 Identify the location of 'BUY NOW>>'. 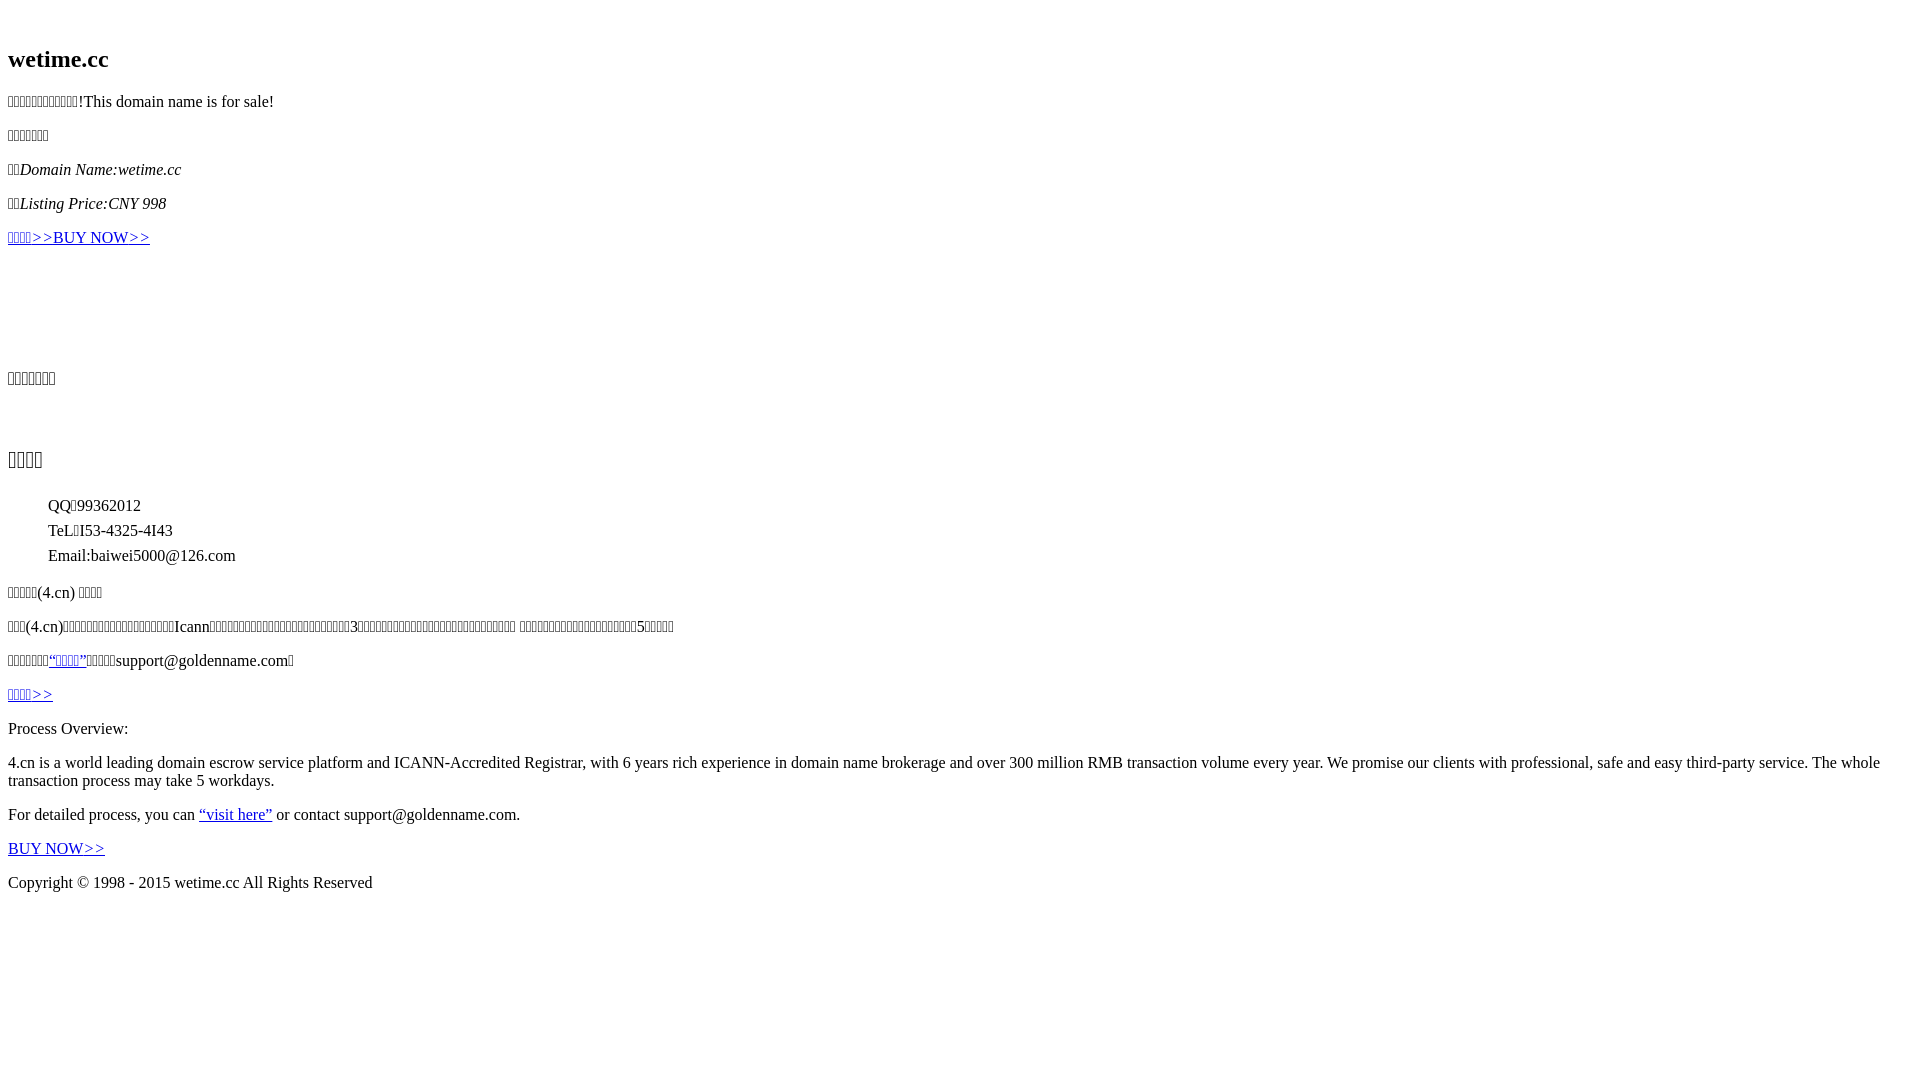
(52, 237).